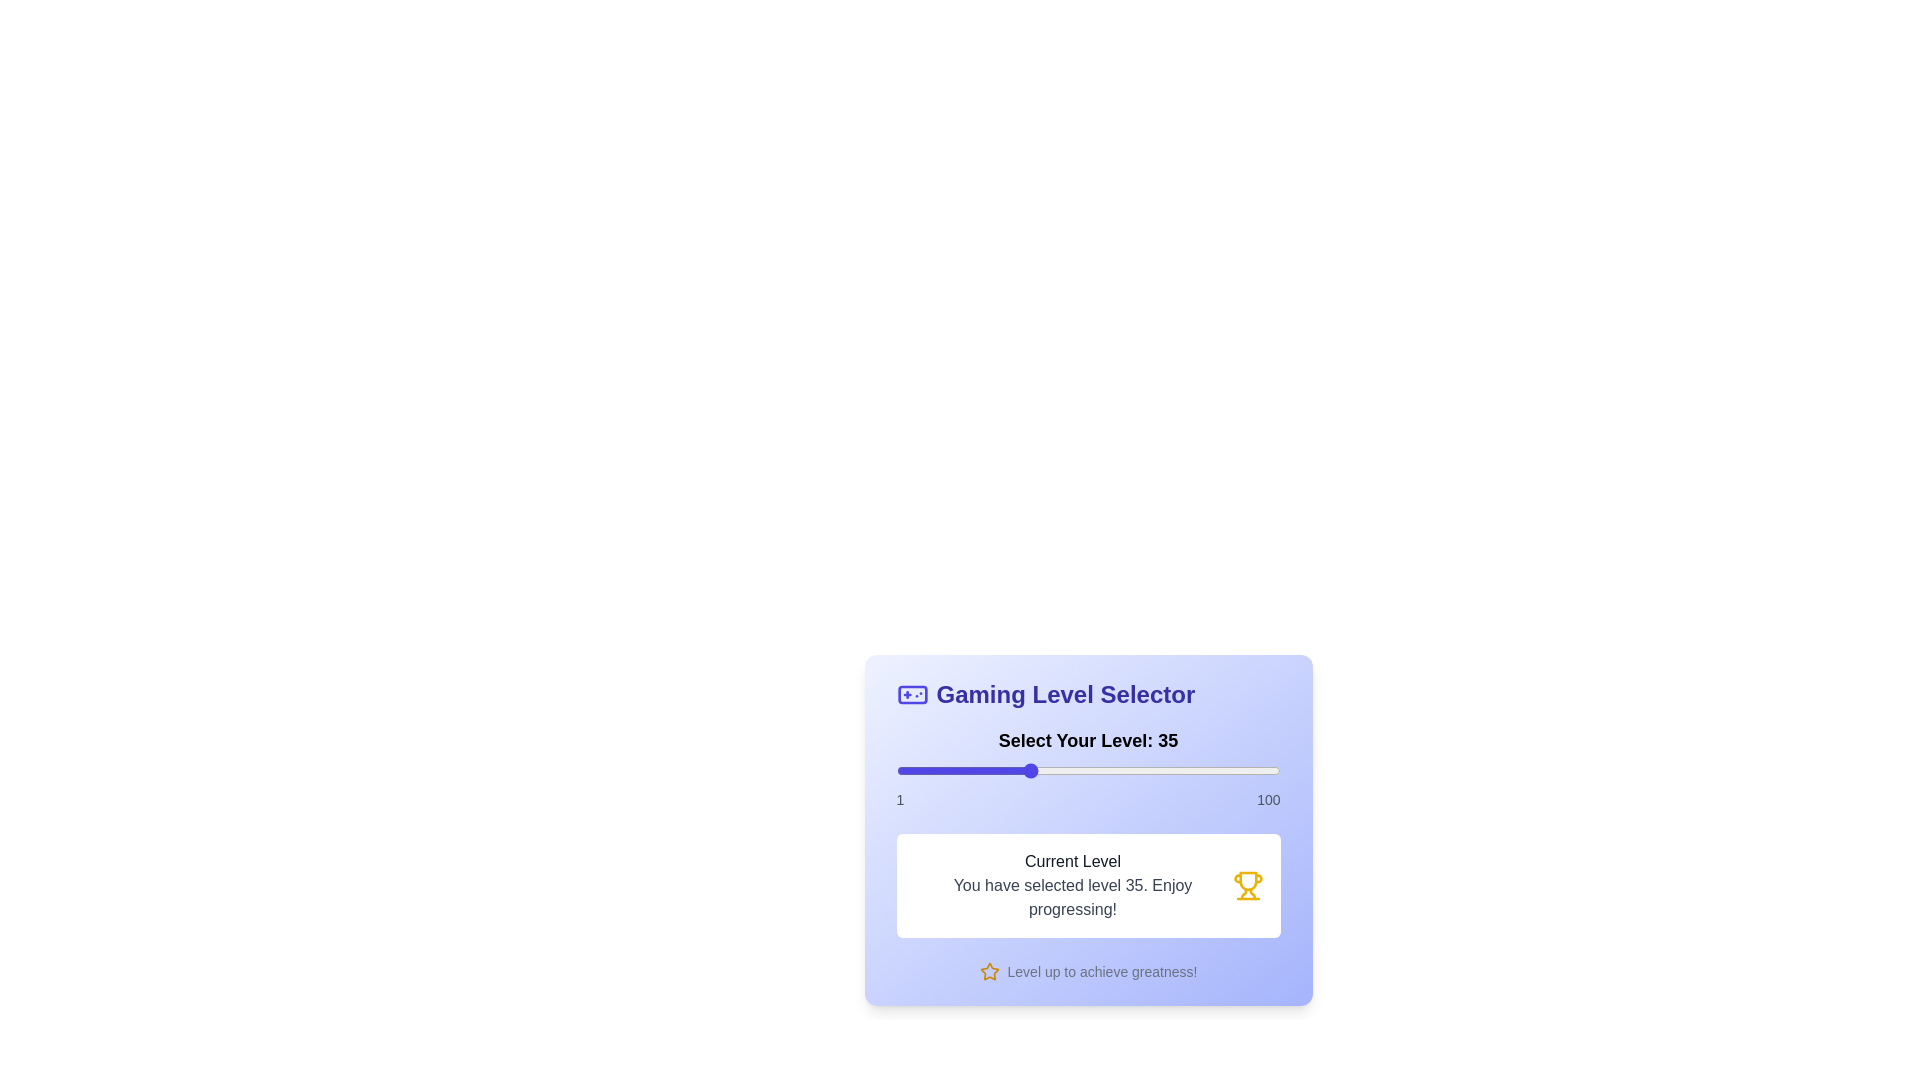 Image resolution: width=1920 pixels, height=1080 pixels. I want to click on the slider level, so click(1271, 770).